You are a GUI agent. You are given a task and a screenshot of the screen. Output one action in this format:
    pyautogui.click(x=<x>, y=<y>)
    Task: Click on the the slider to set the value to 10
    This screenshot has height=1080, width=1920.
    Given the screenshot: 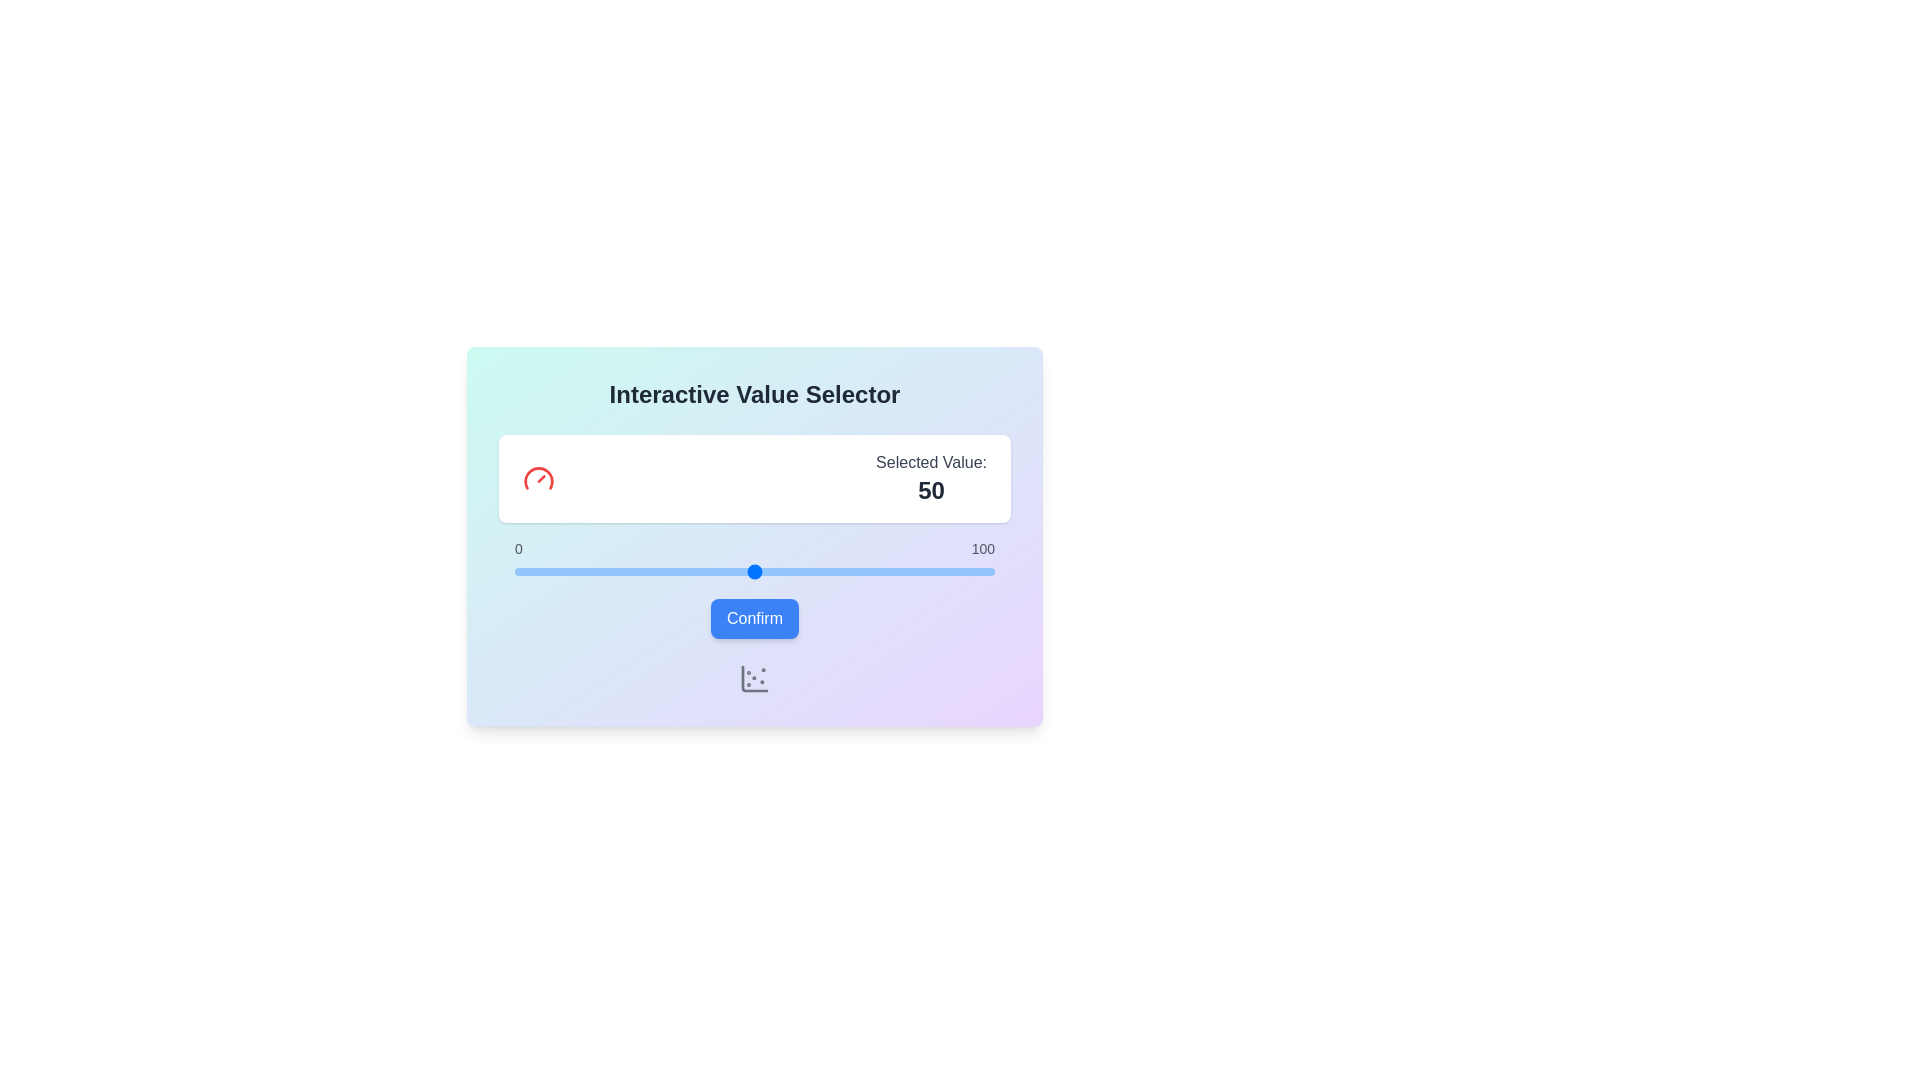 What is the action you would take?
    pyautogui.click(x=561, y=571)
    